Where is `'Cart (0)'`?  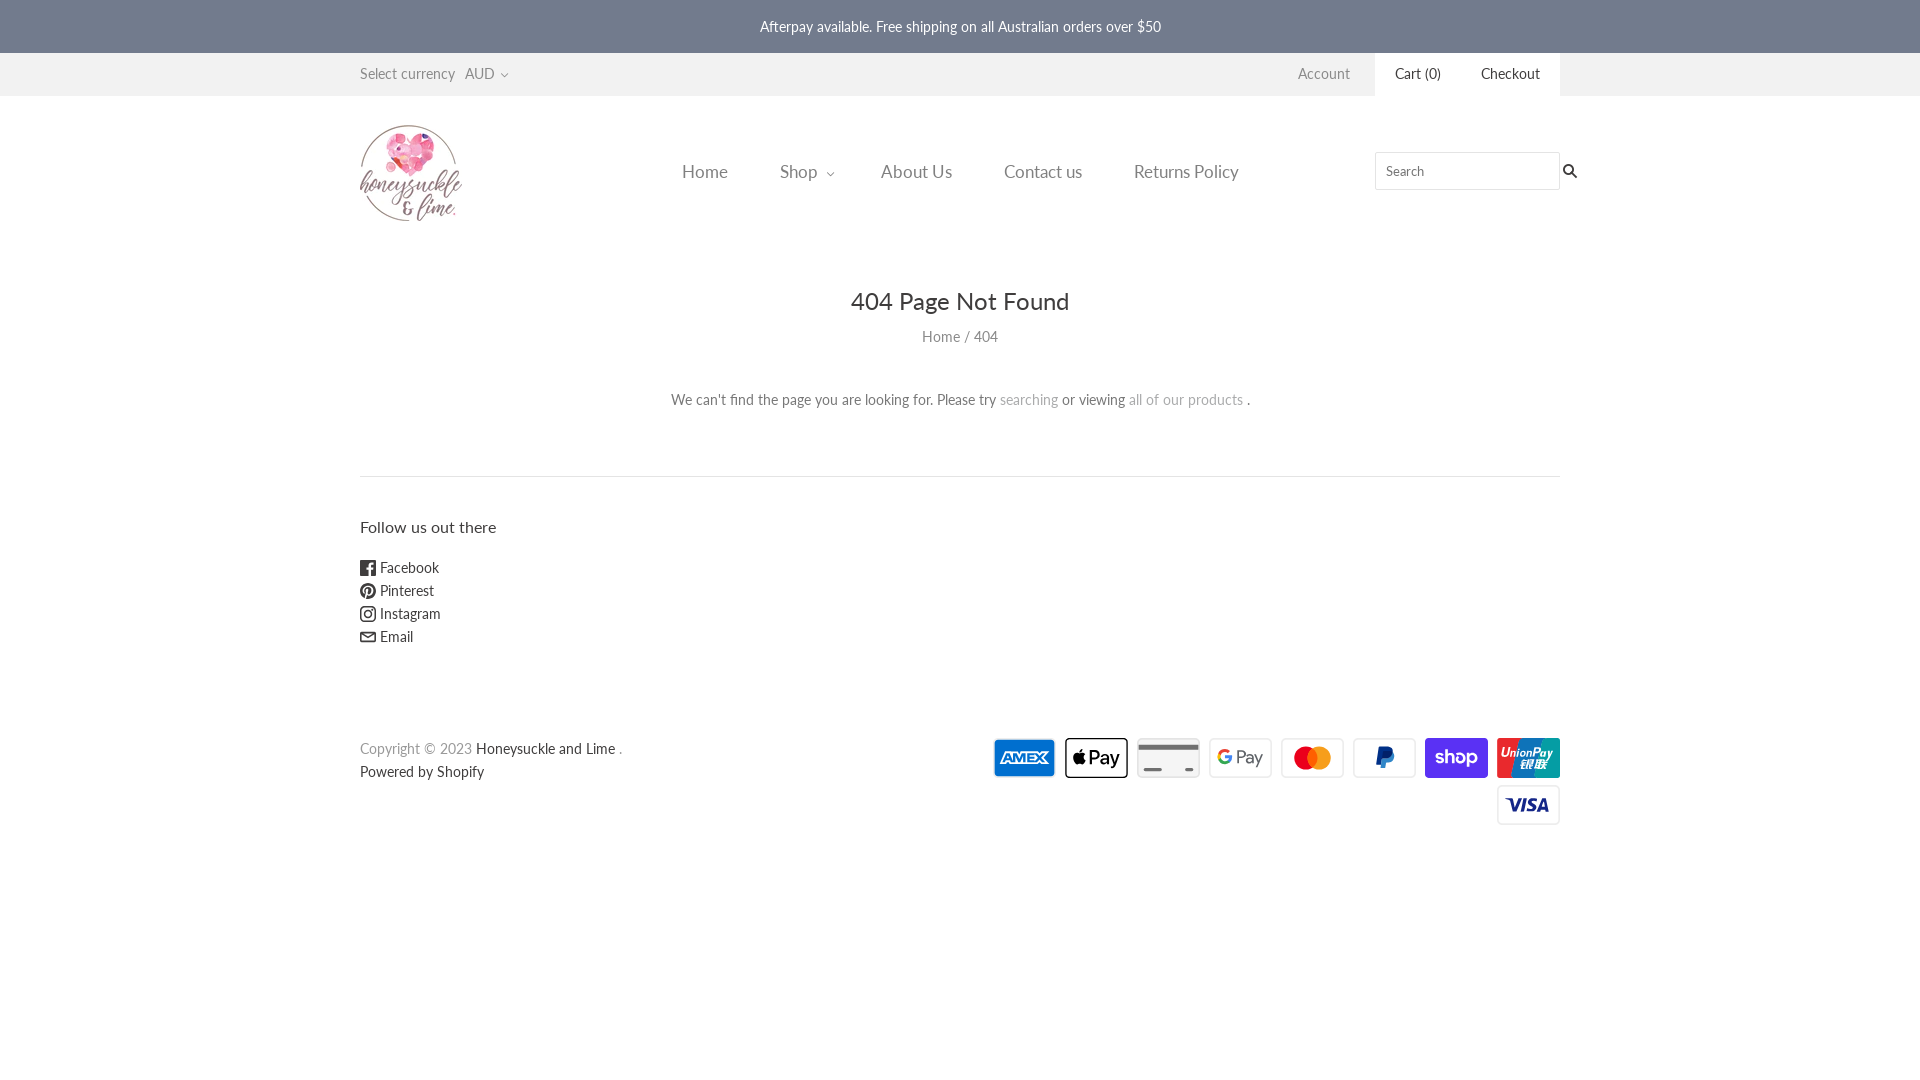
'Cart (0)' is located at coordinates (1394, 73).